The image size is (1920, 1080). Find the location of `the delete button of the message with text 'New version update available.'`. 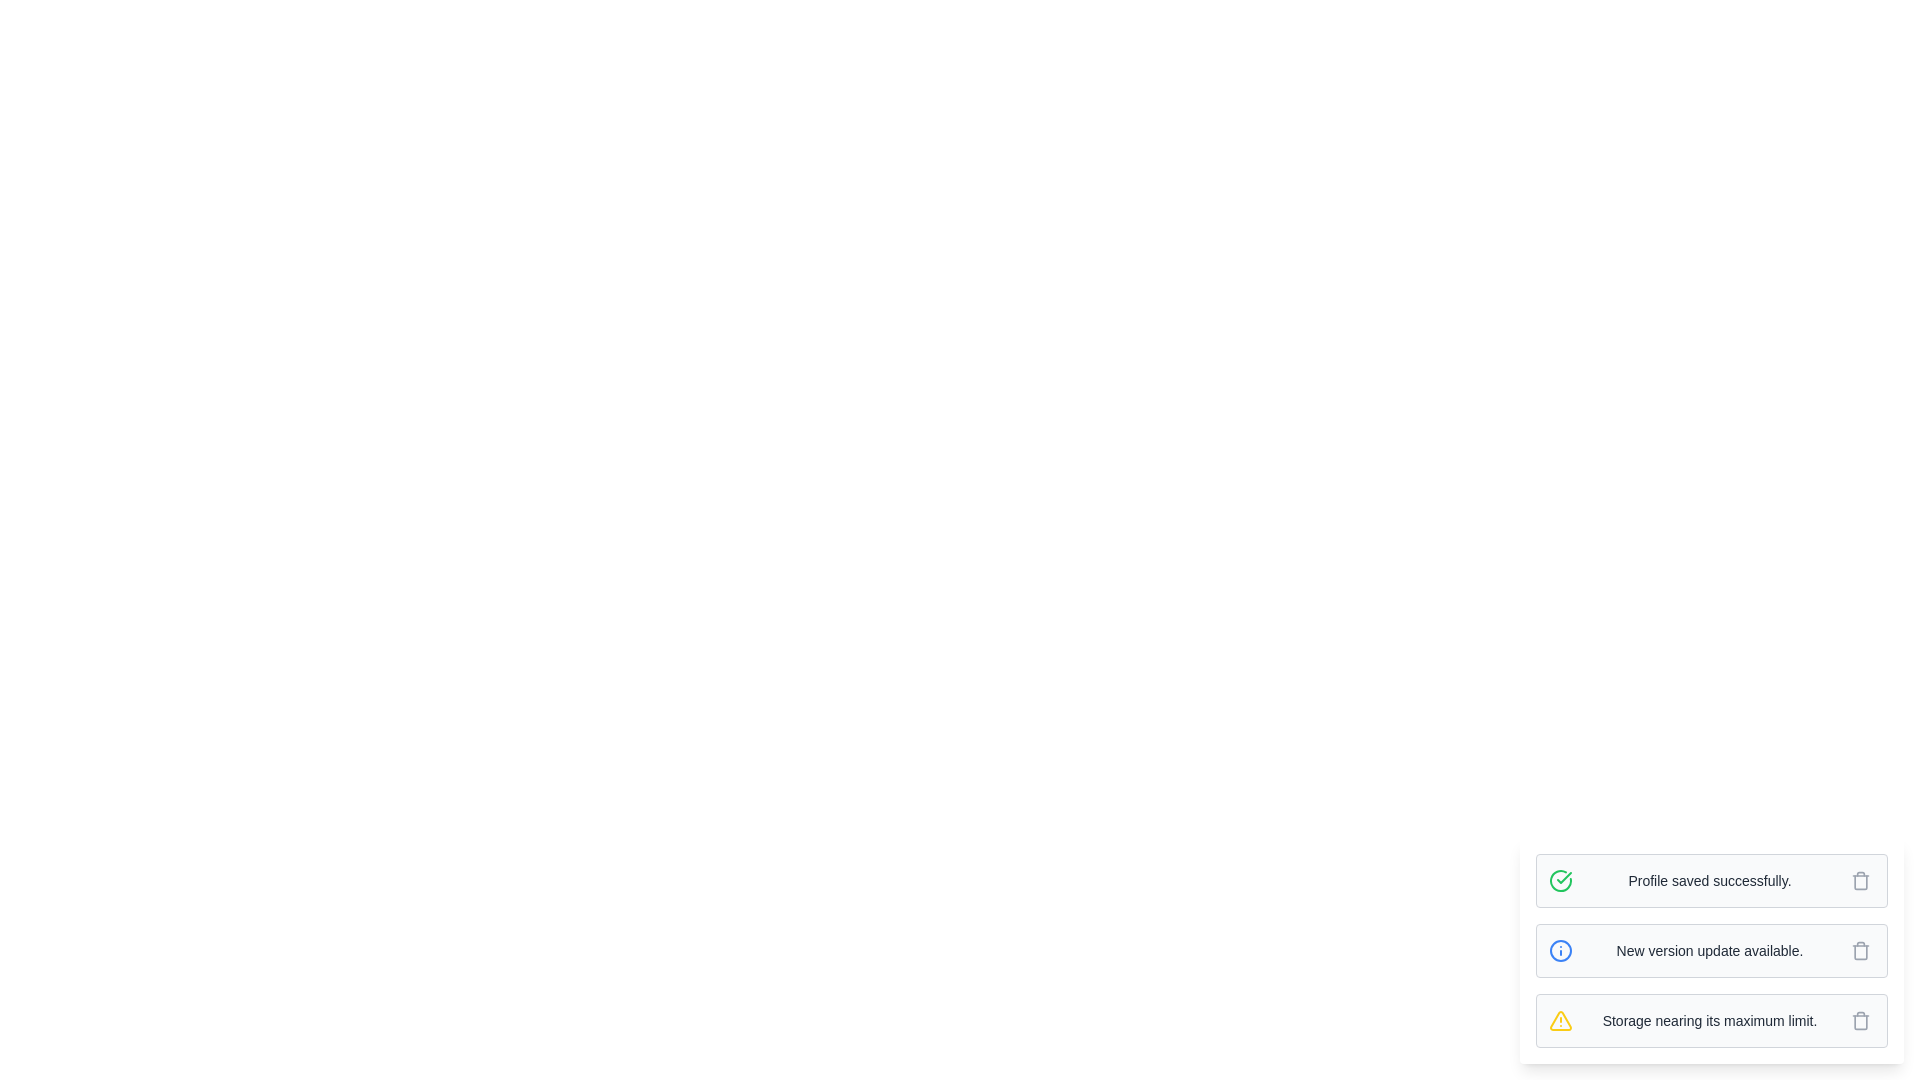

the delete button of the message with text 'New version update available.' is located at coordinates (1860, 950).